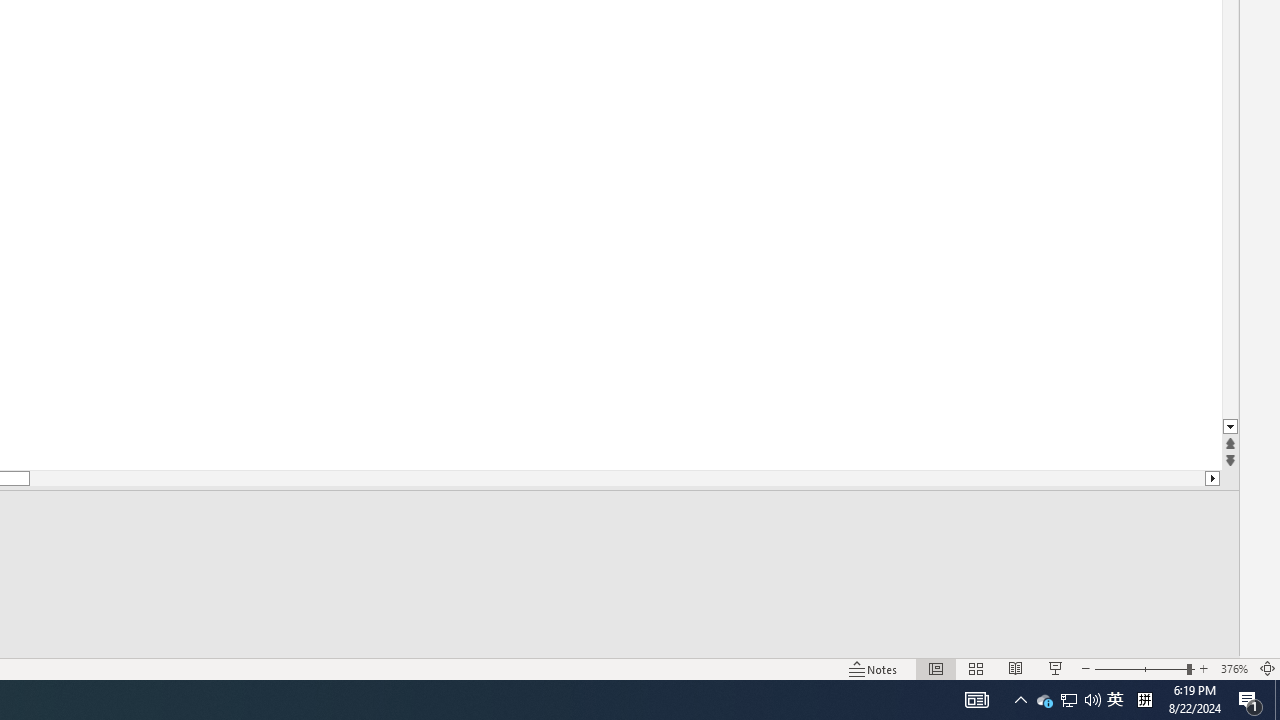 The image size is (1280, 720). I want to click on 'Notes ', so click(874, 669).